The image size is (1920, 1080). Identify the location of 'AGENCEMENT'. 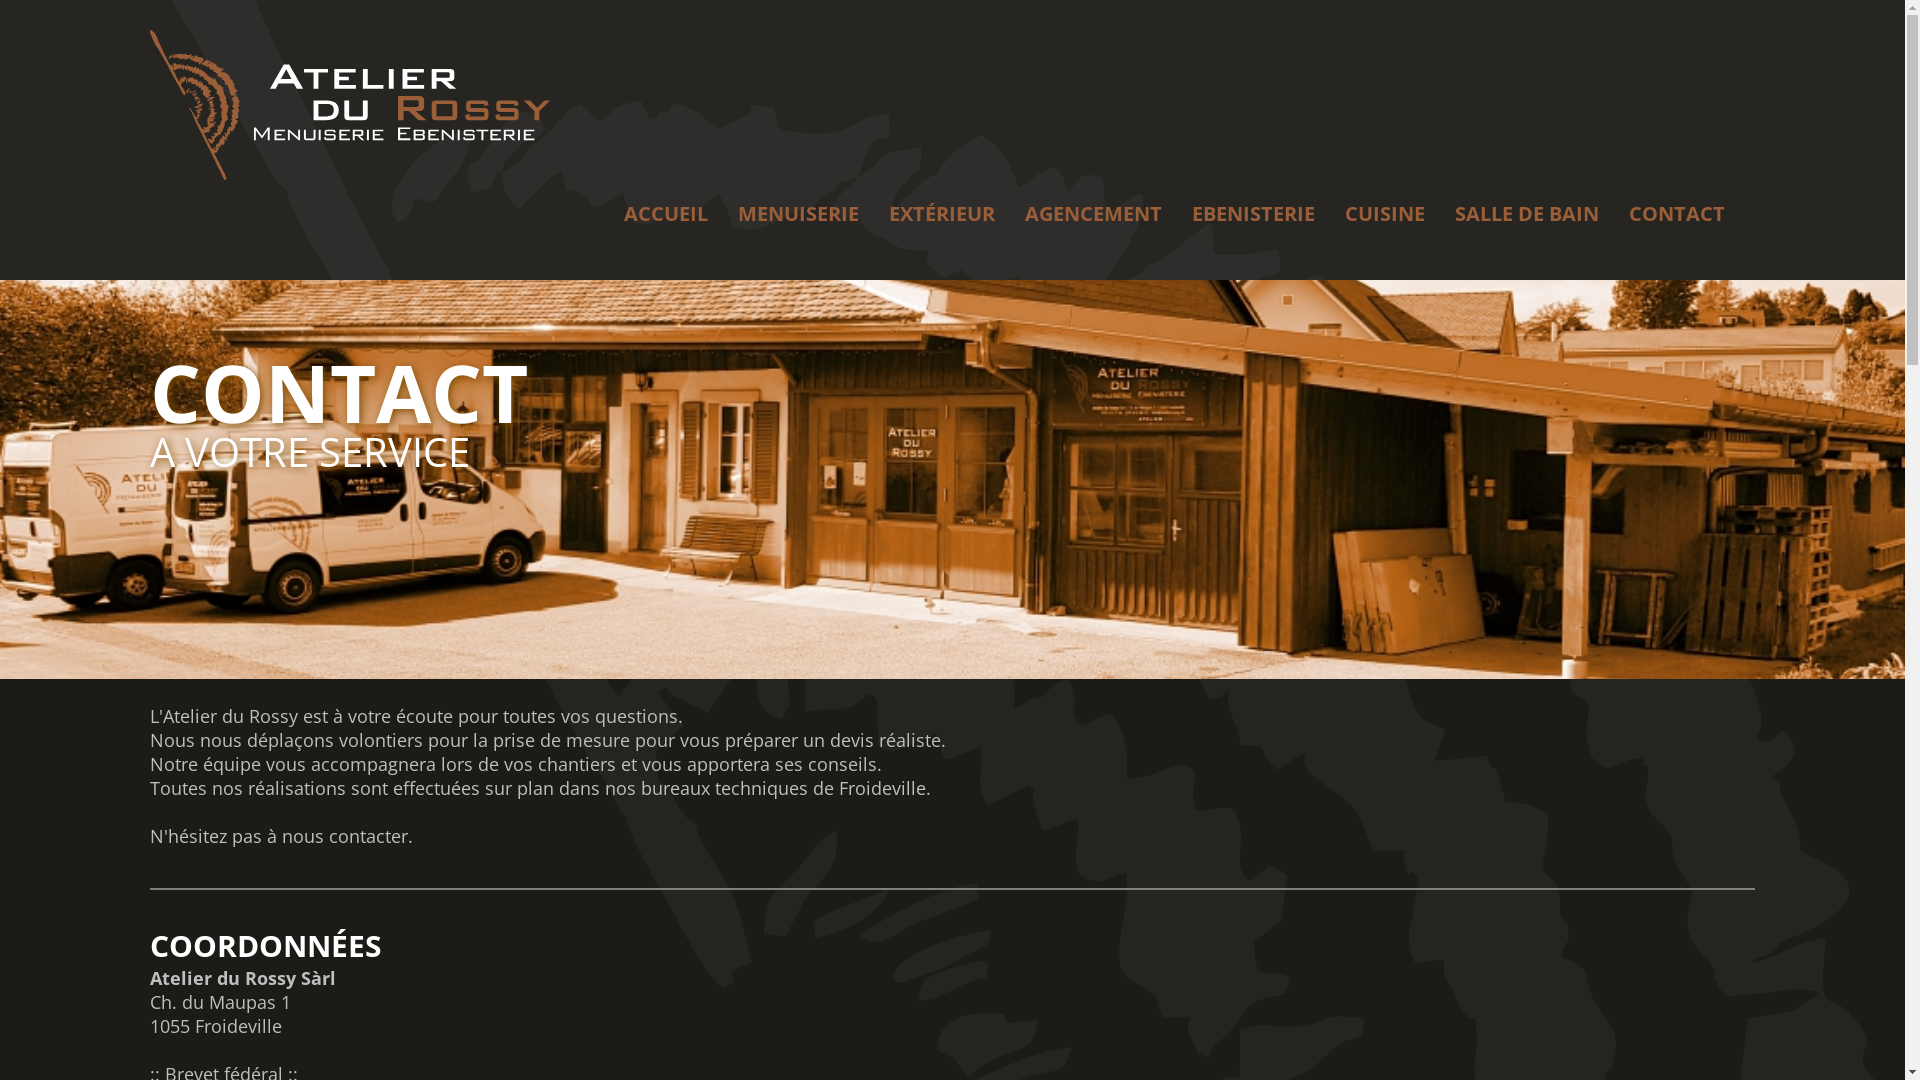
(1092, 213).